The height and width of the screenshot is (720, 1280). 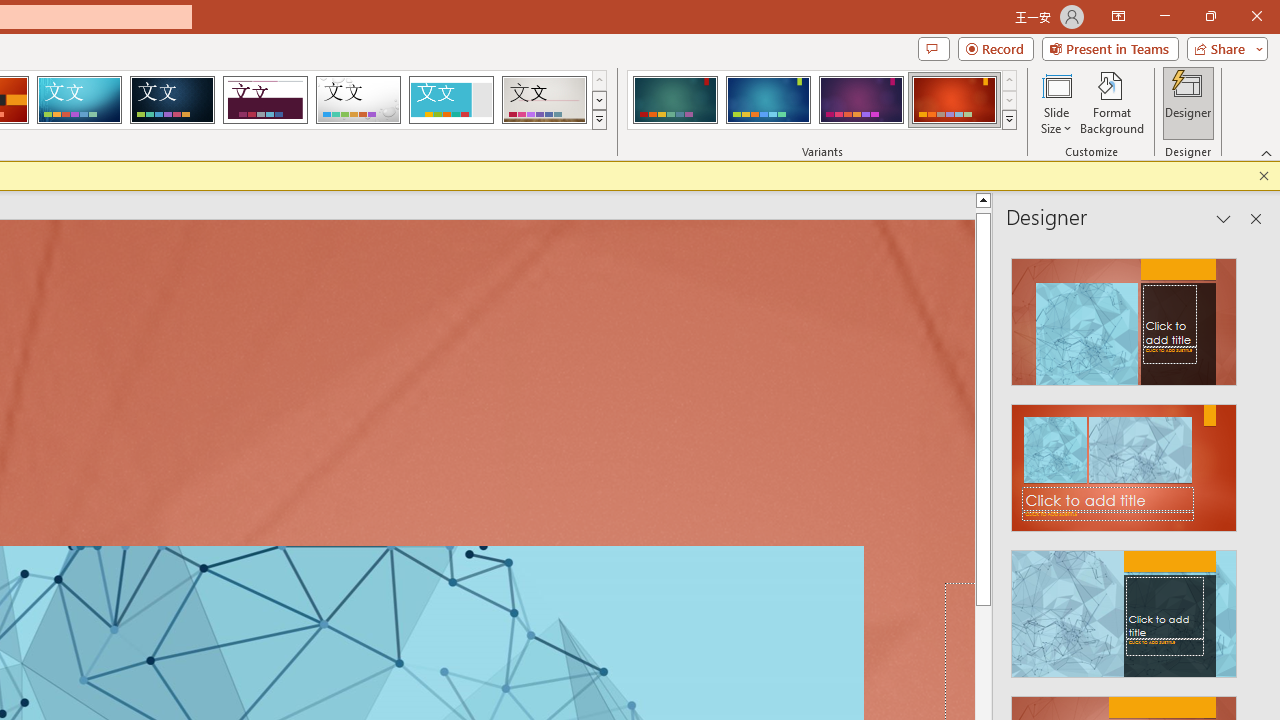 I want to click on 'Slide Size', so click(x=1055, y=103).